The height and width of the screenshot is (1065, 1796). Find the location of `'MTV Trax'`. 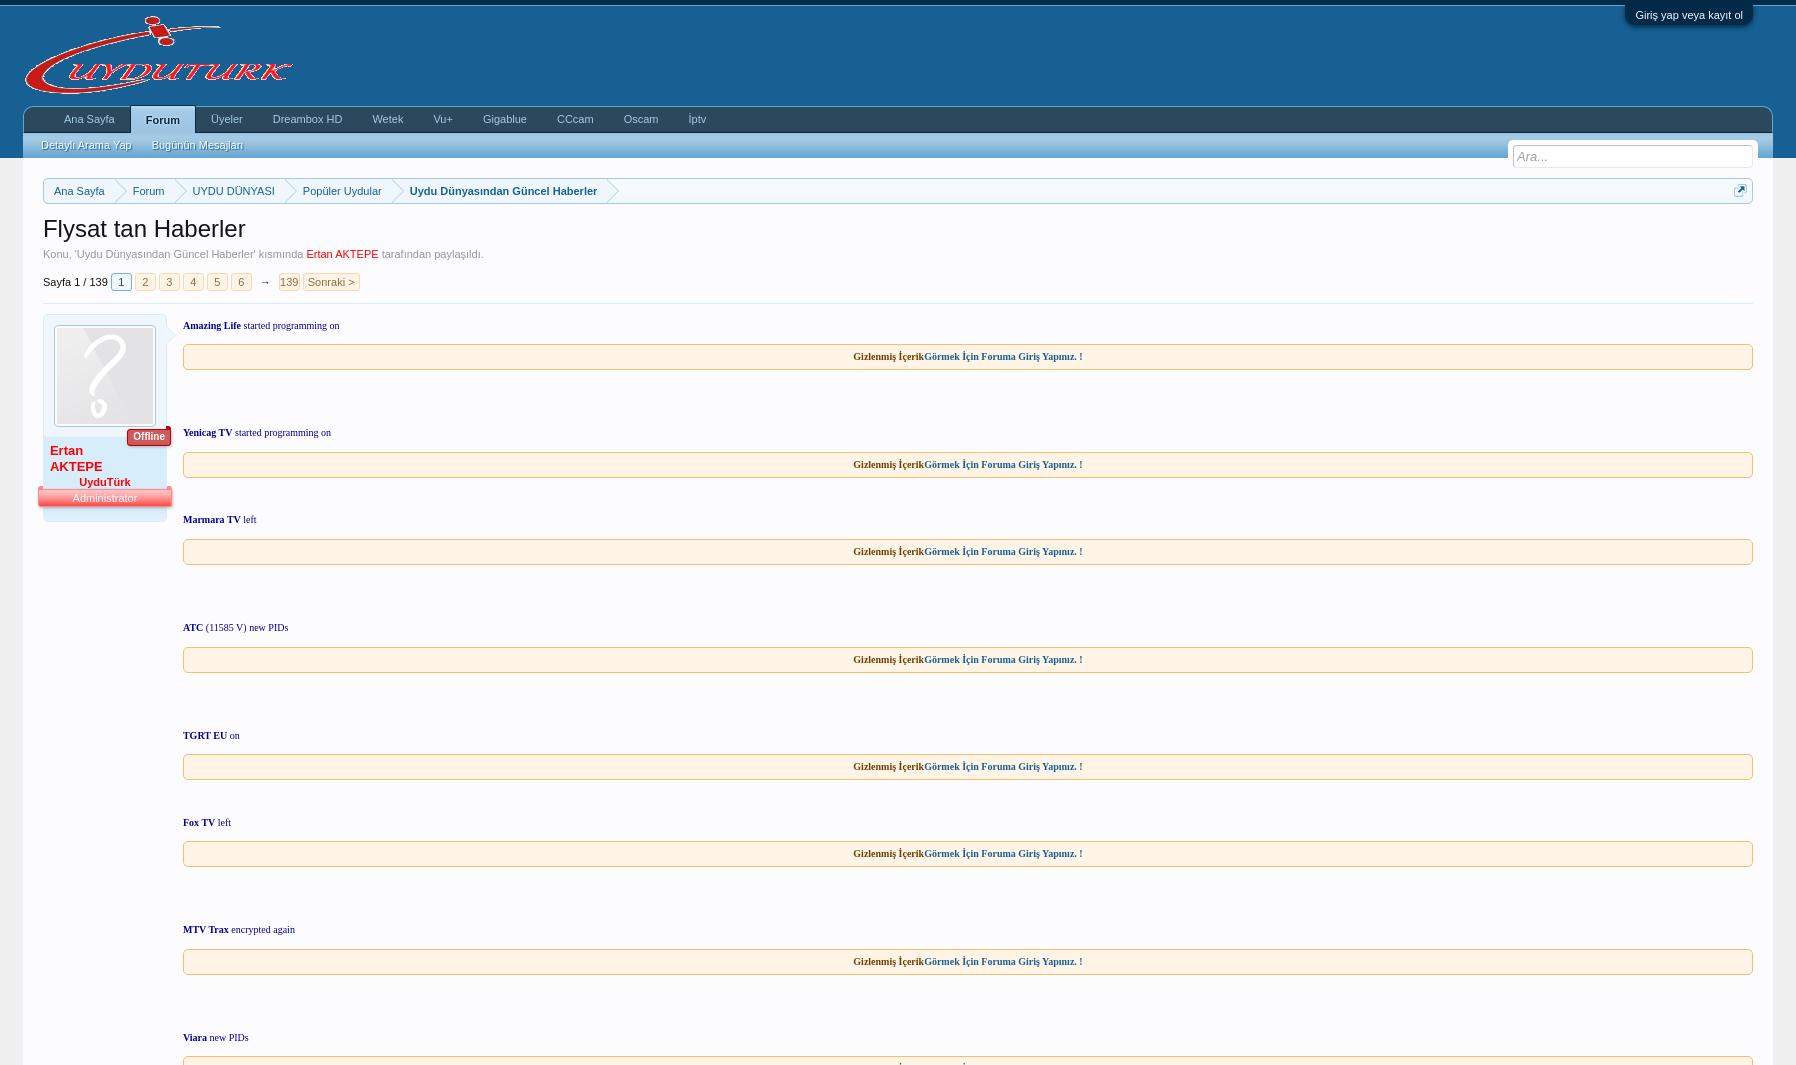

'MTV Trax' is located at coordinates (203, 929).